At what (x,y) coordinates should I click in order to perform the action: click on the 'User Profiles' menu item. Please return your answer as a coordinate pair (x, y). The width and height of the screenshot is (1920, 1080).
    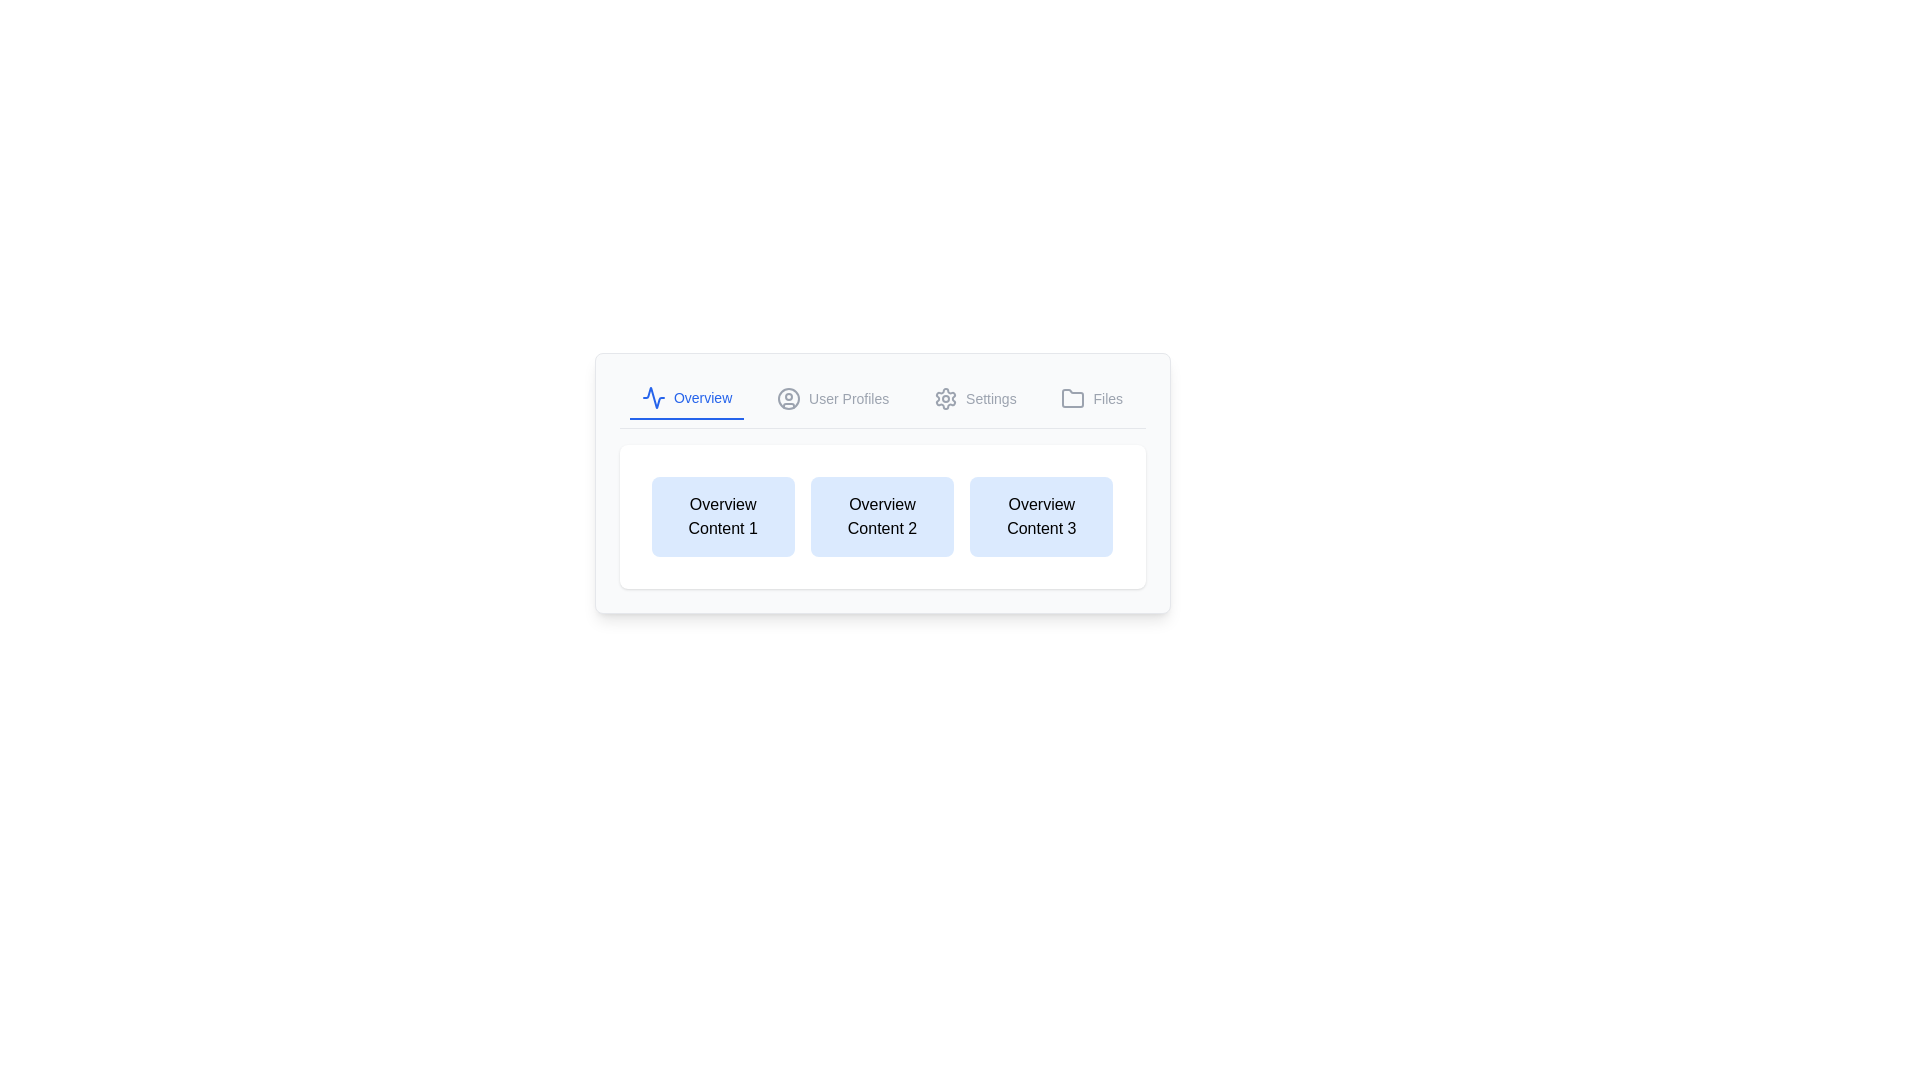
    Looking at the image, I should click on (833, 398).